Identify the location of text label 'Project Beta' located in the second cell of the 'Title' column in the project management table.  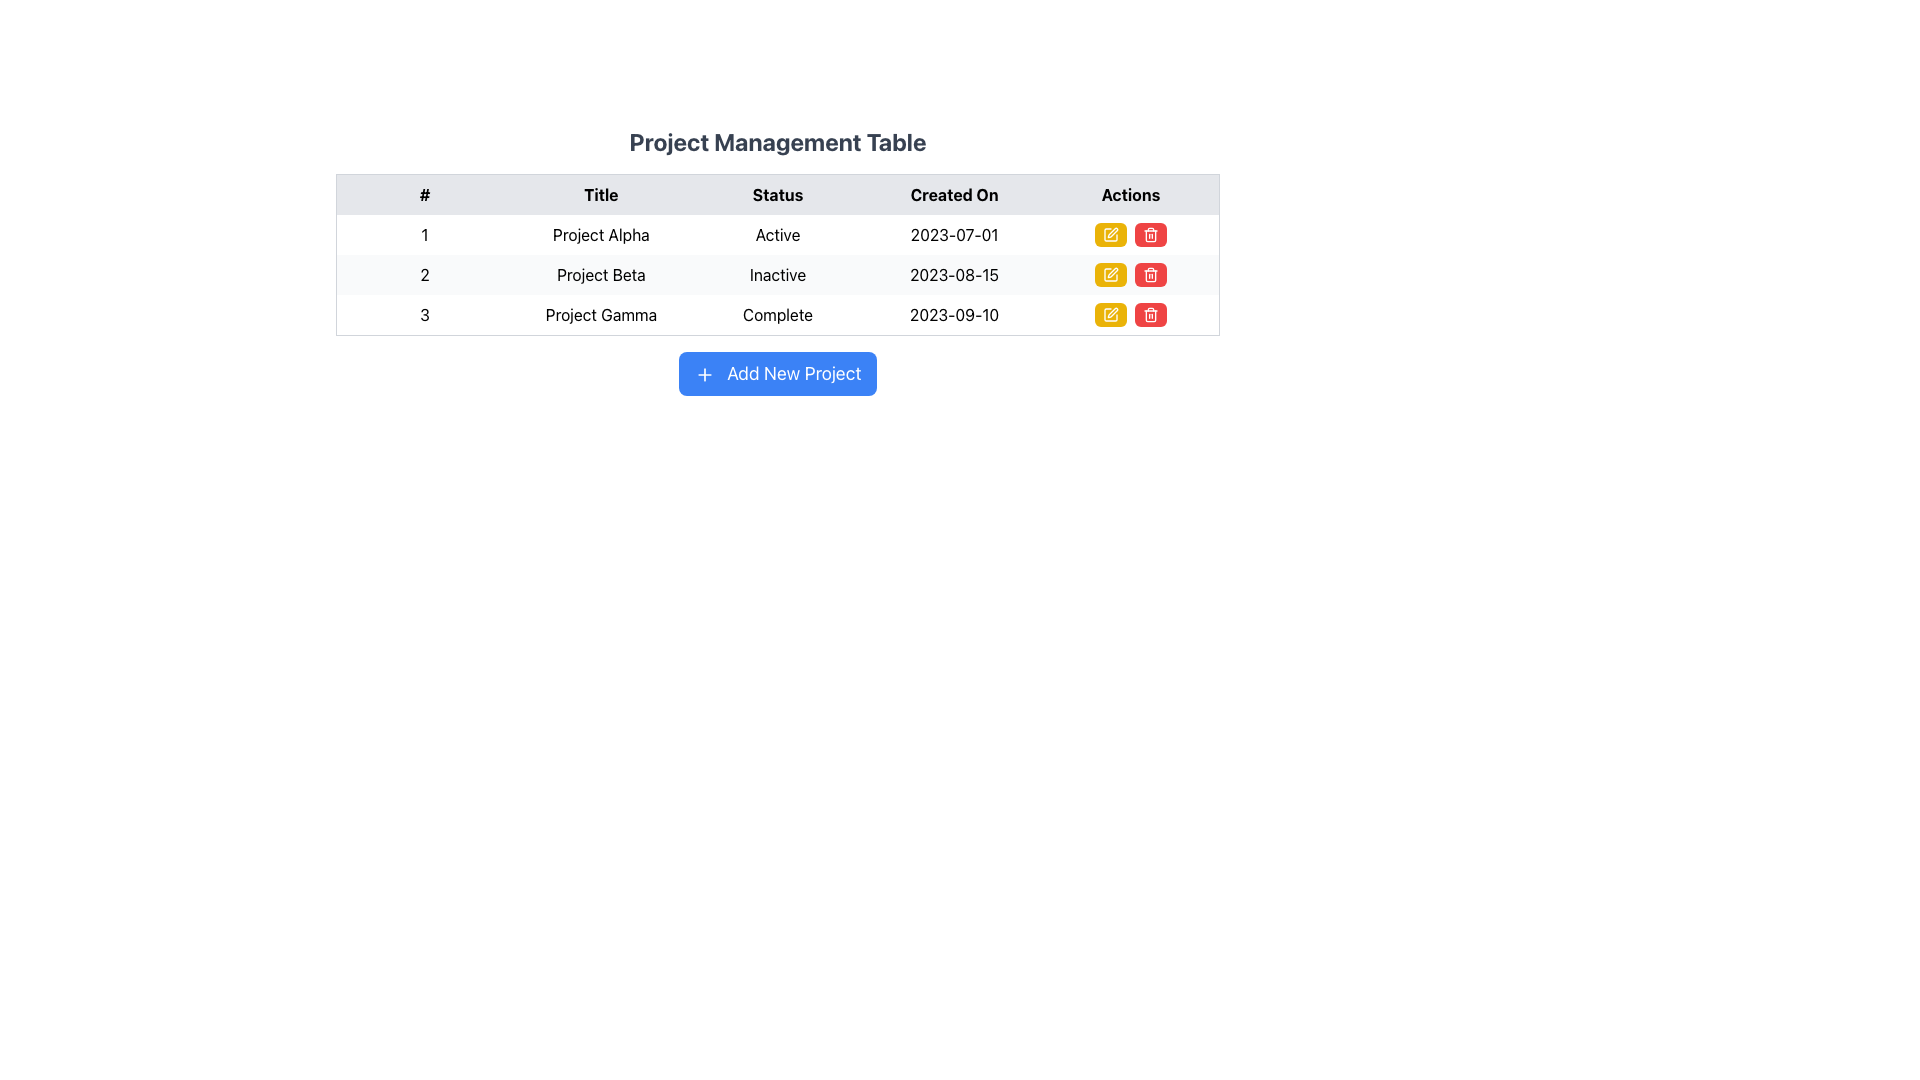
(600, 274).